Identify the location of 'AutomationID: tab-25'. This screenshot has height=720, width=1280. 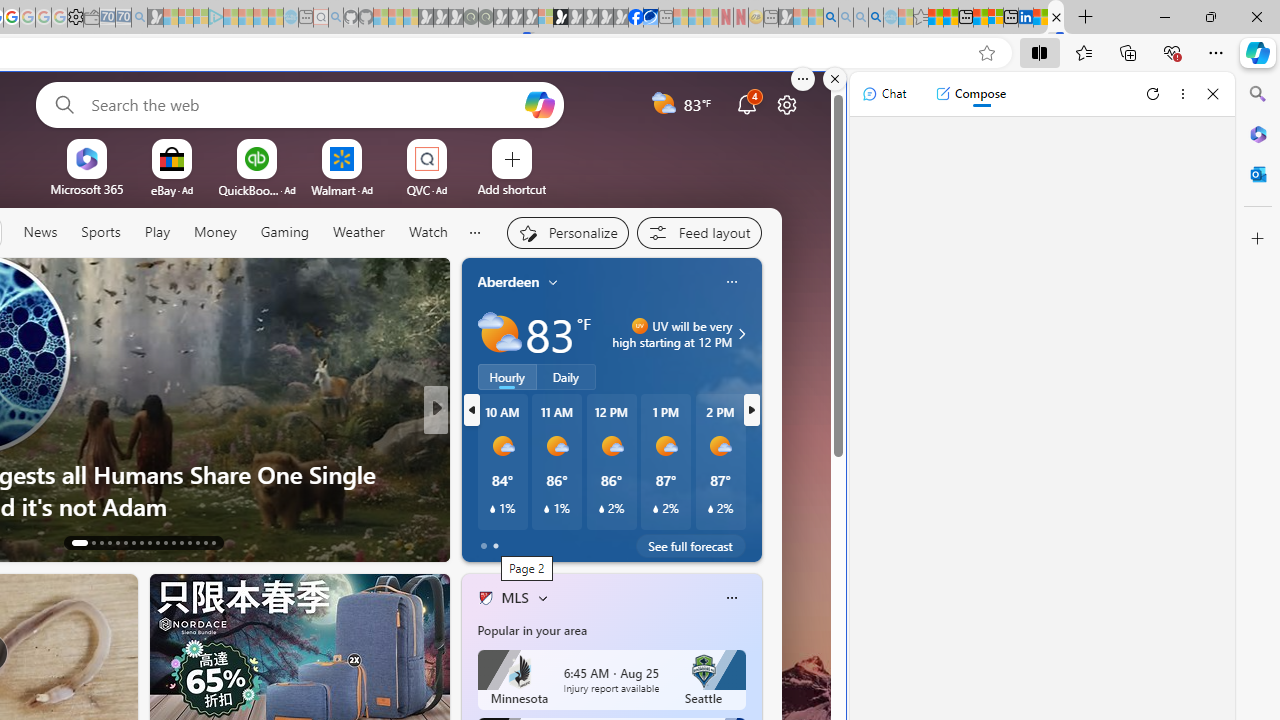
(181, 542).